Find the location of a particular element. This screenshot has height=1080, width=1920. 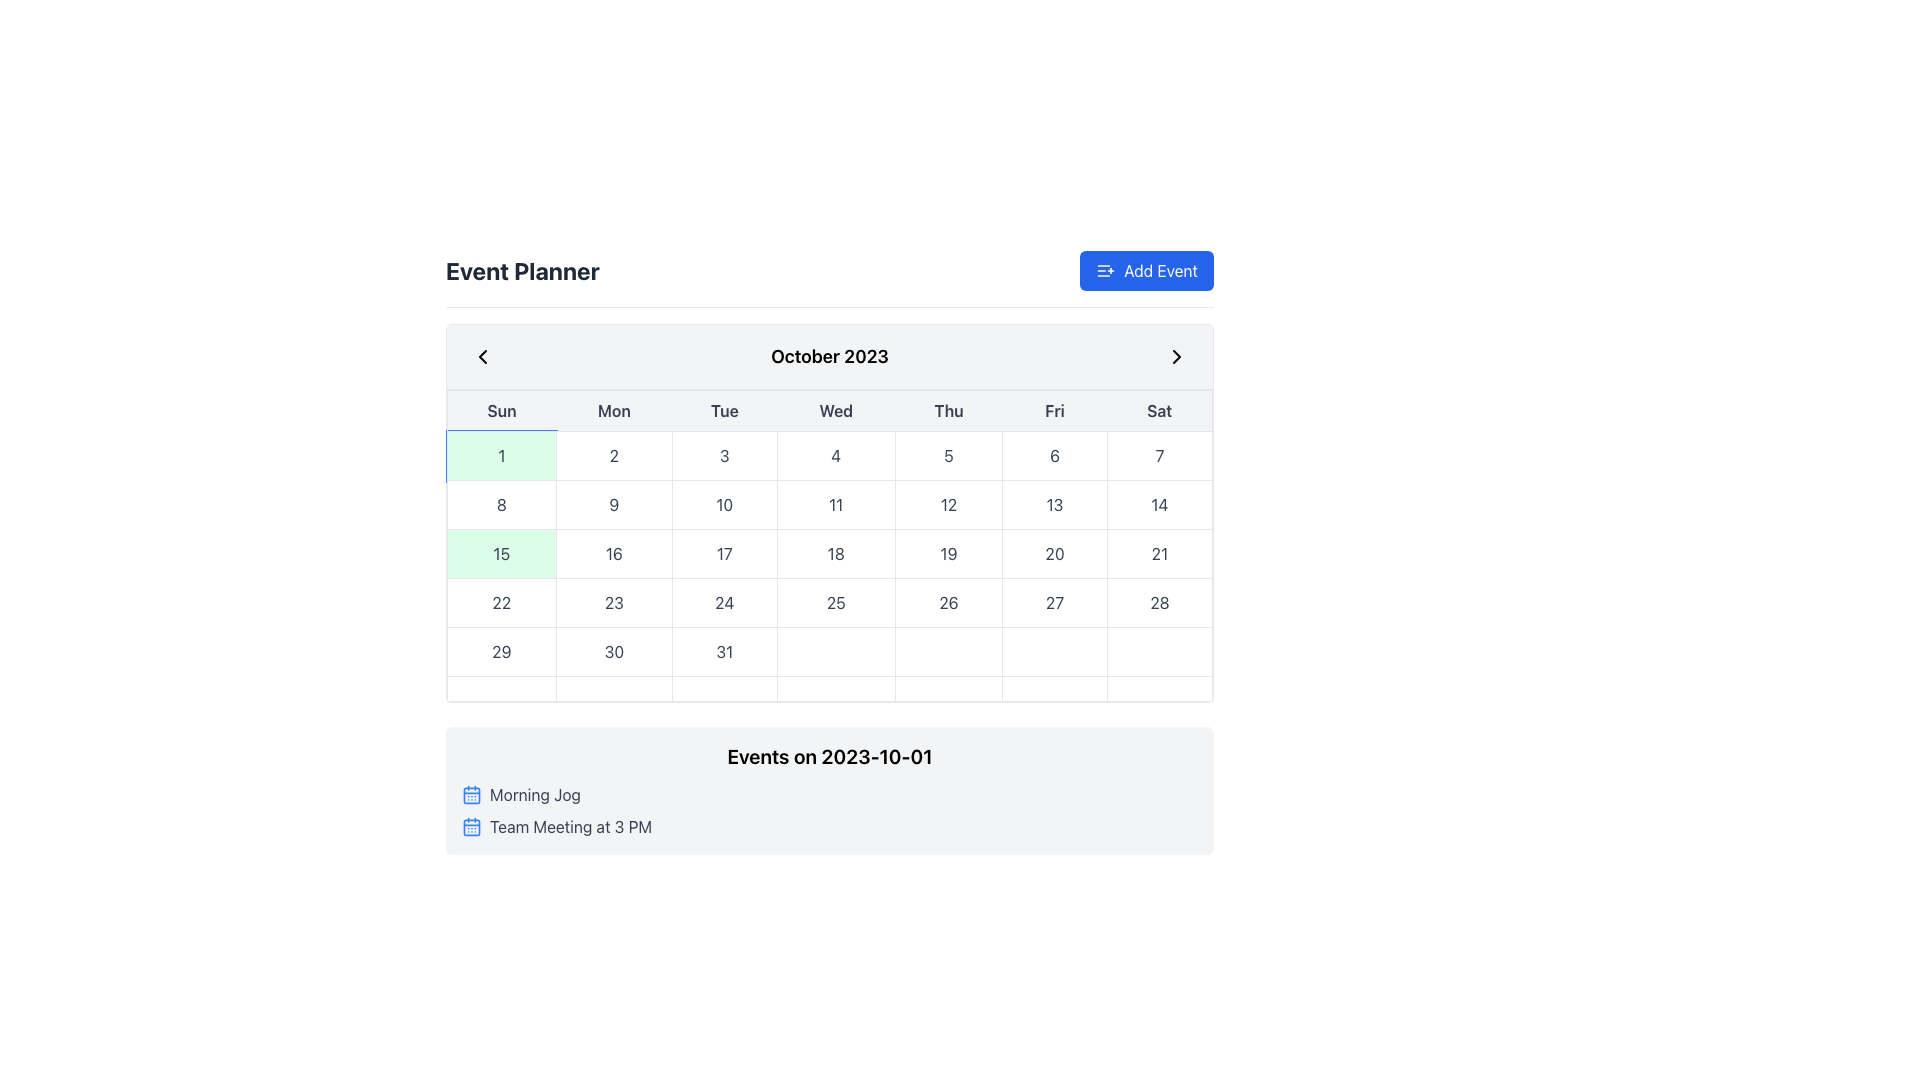

the Chevron icon located in the top-right corner of the calendar interface is located at coordinates (1176, 356).